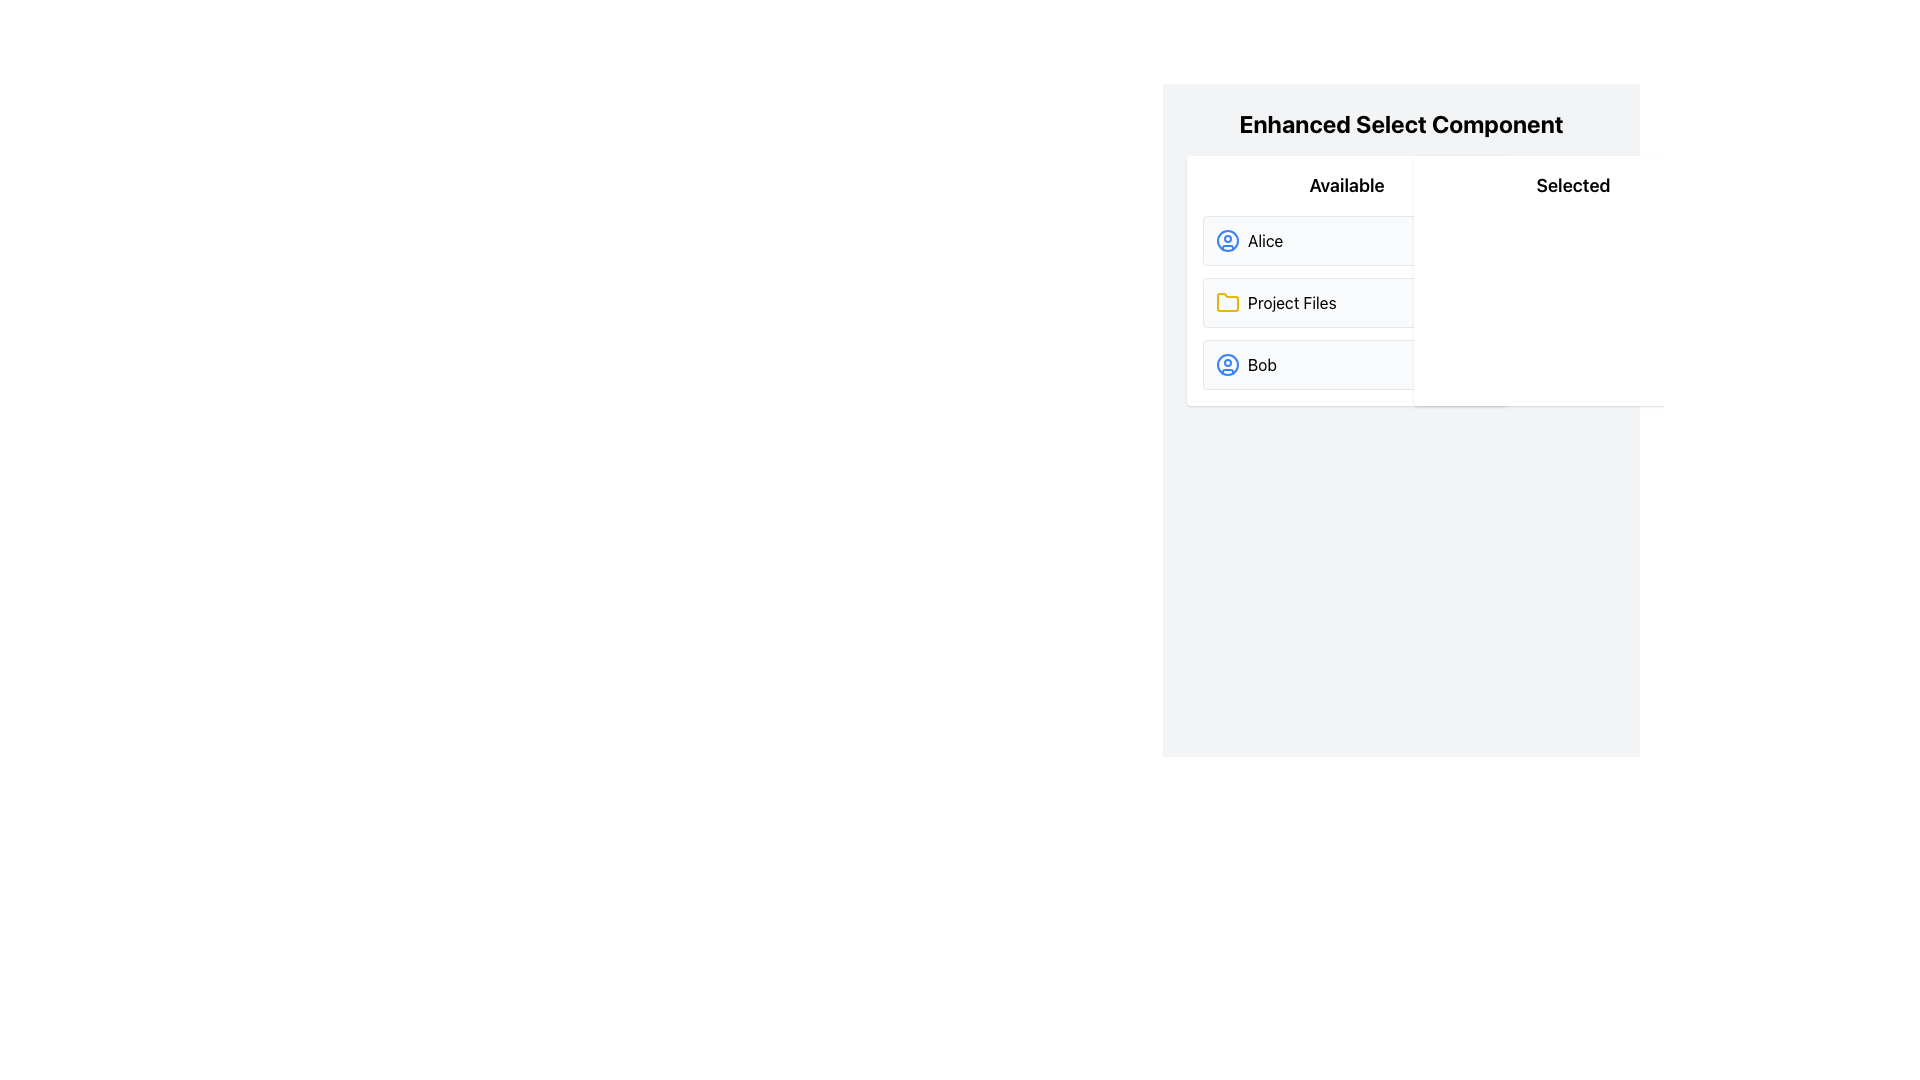 This screenshot has width=1920, height=1080. What do you see at coordinates (1347, 365) in the screenshot?
I see `the third selectable list item in the left 'Available' column` at bounding box center [1347, 365].